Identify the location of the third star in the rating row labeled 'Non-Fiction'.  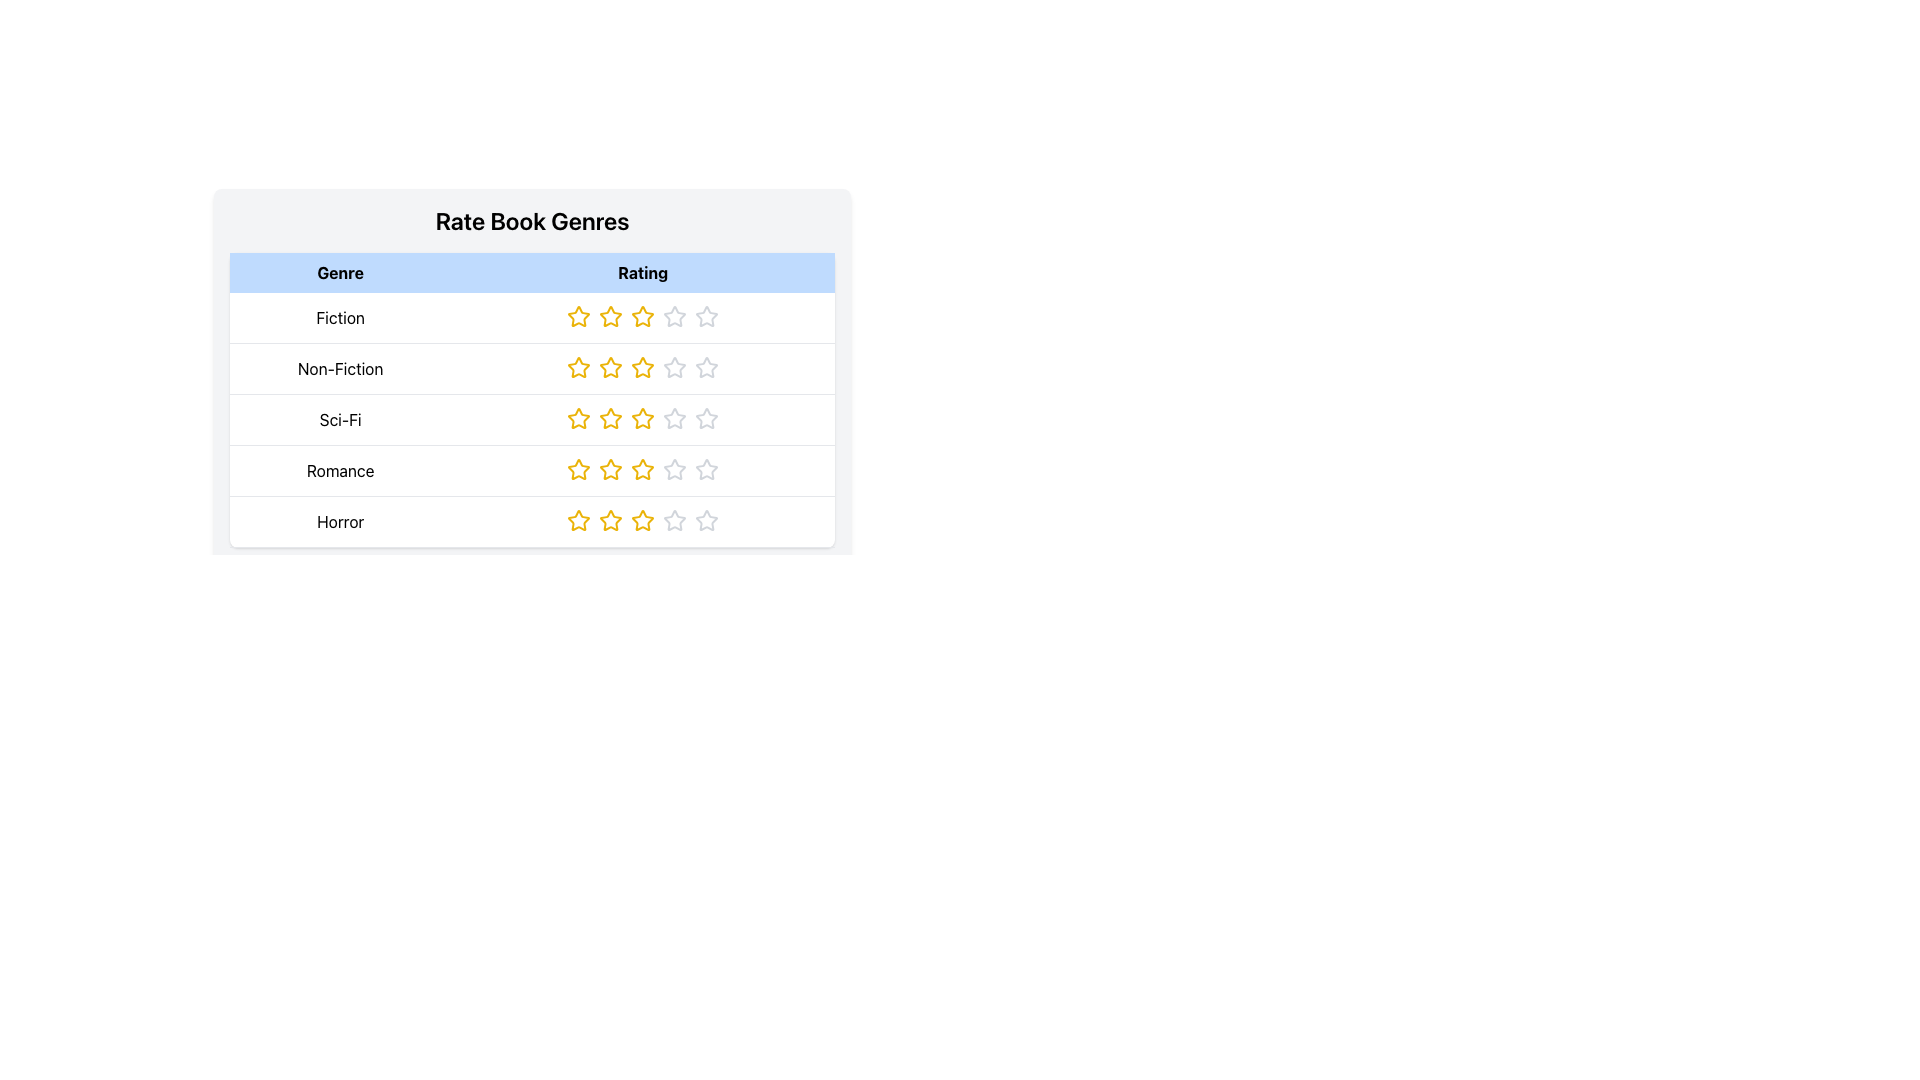
(643, 367).